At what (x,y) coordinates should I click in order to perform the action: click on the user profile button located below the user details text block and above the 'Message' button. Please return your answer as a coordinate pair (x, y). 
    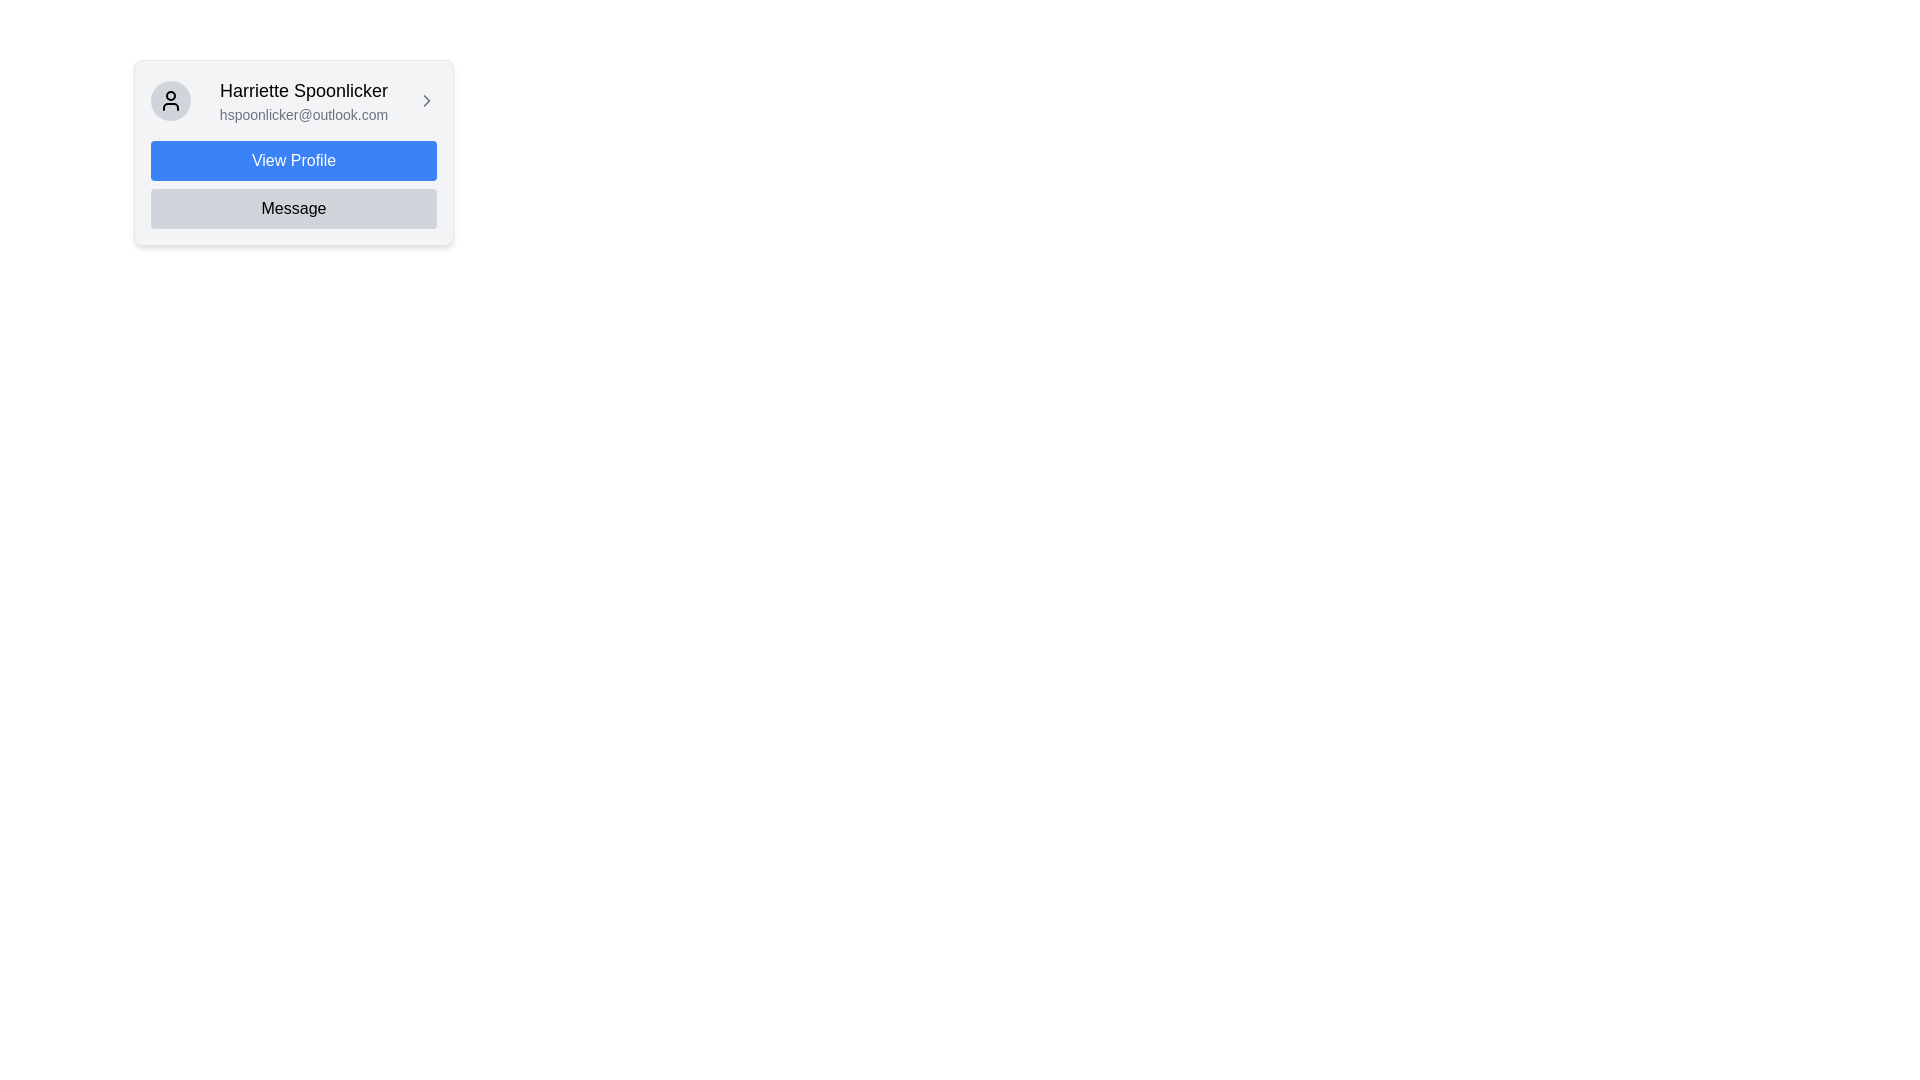
    Looking at the image, I should click on (292, 160).